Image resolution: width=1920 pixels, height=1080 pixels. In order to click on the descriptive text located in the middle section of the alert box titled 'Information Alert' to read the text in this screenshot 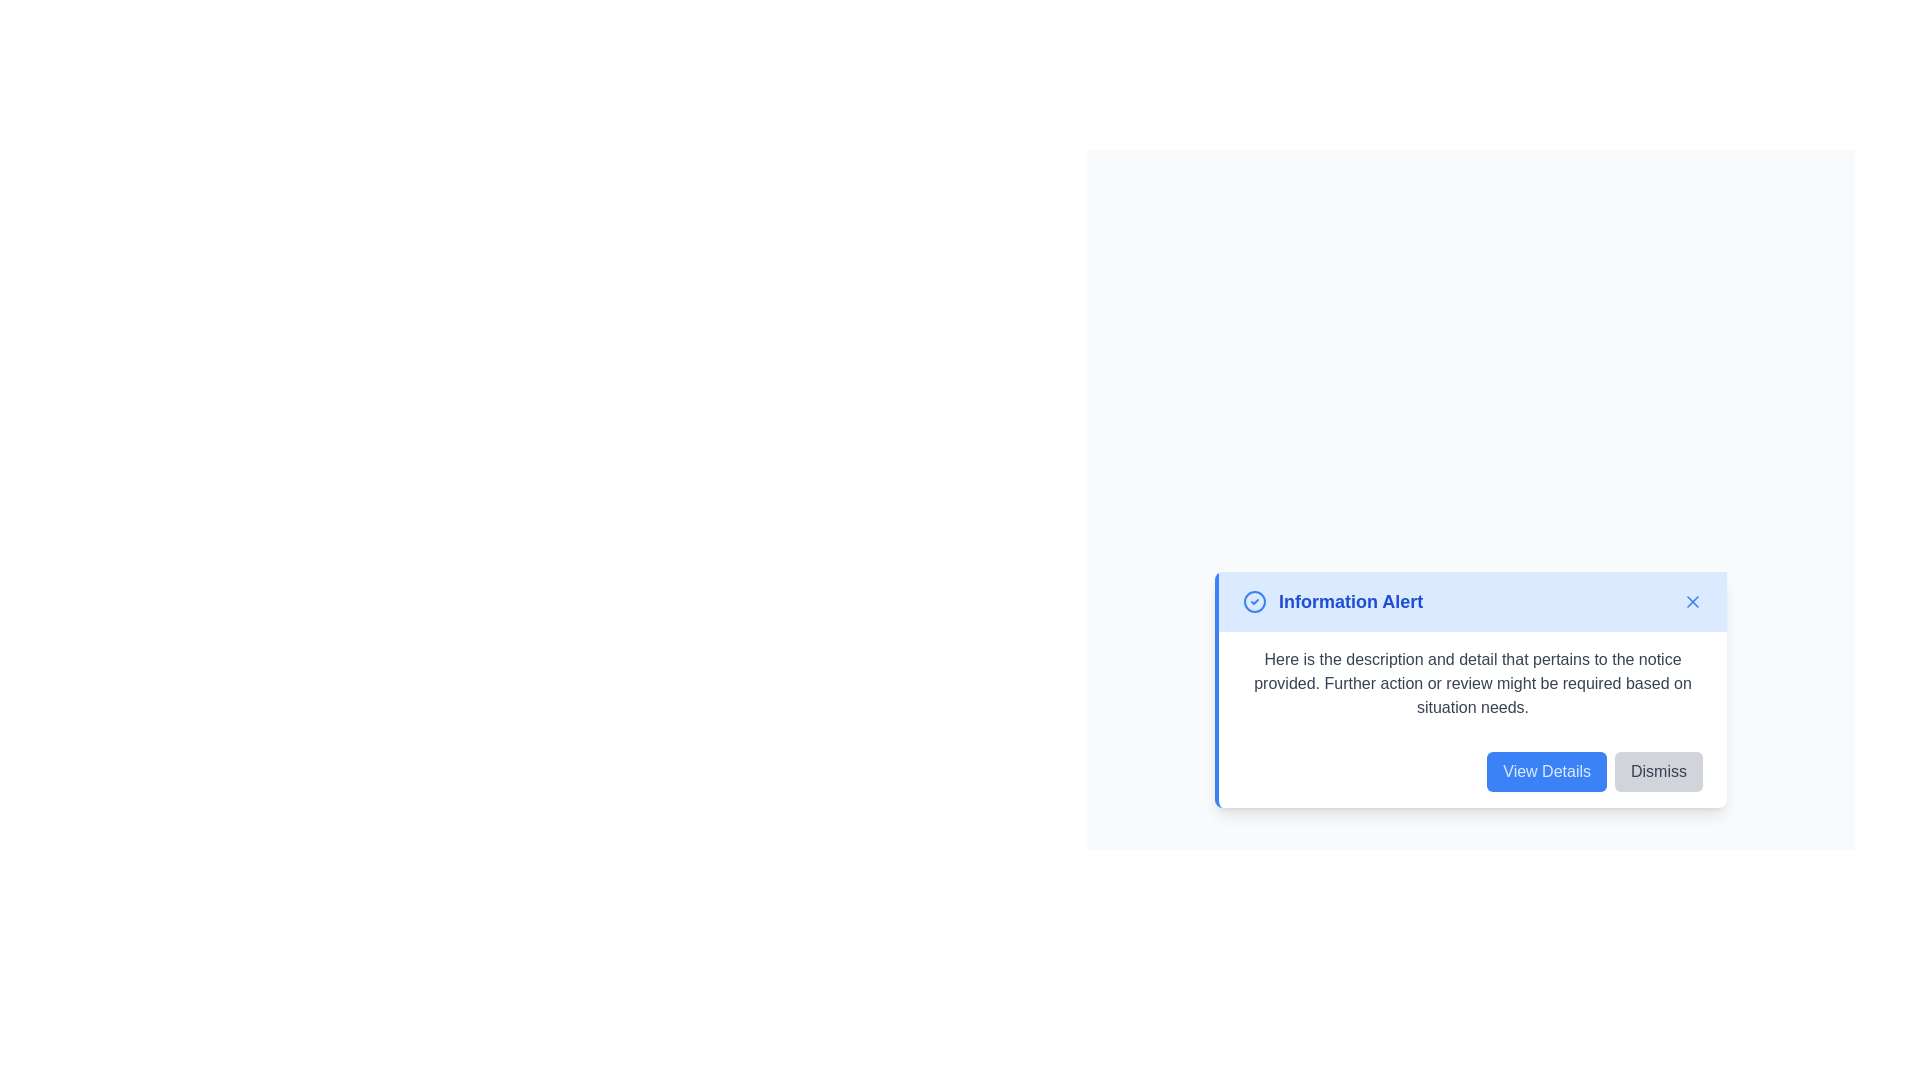, I will do `click(1473, 682)`.